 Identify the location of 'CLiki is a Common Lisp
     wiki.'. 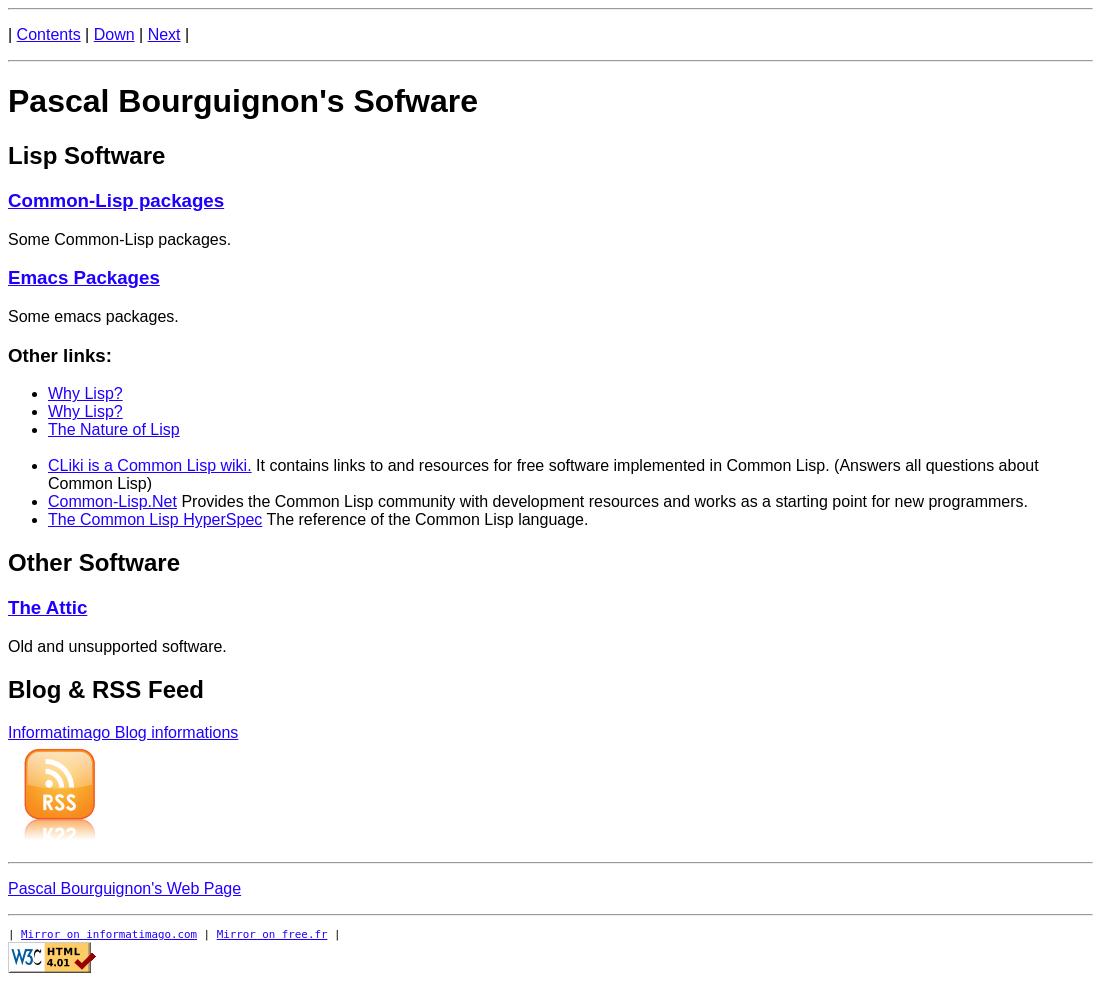
(148, 464).